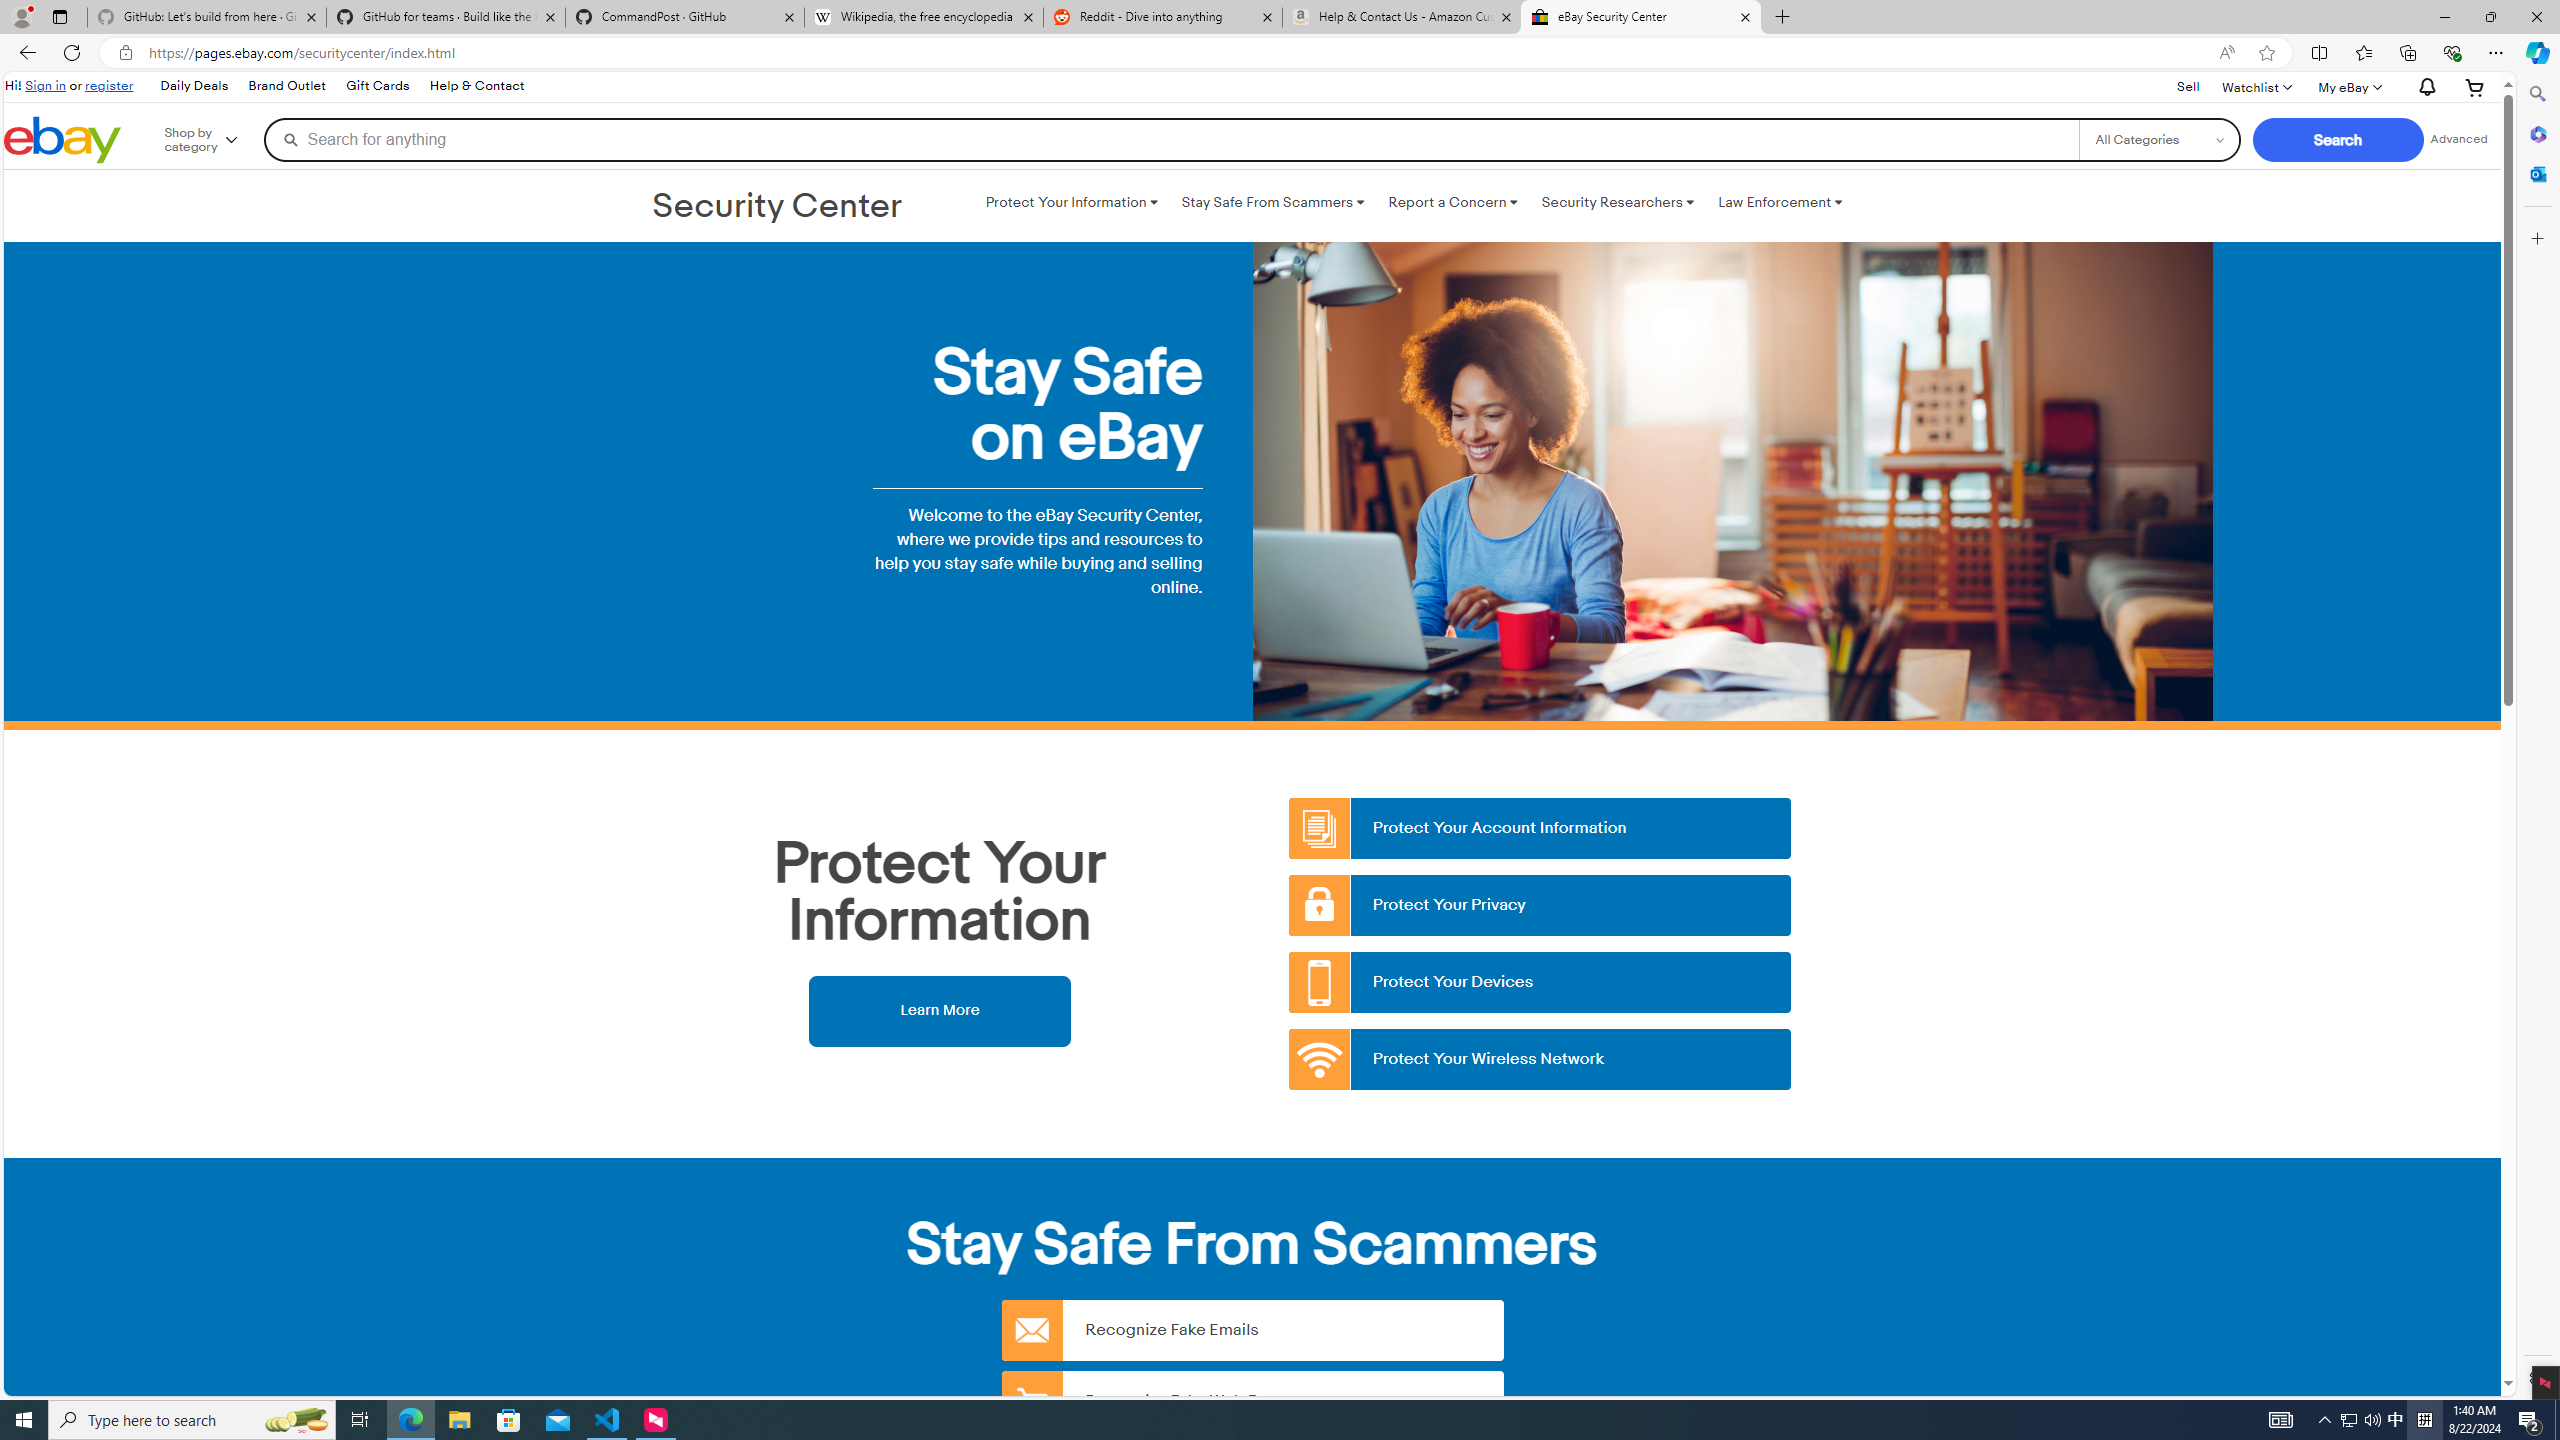 The height and width of the screenshot is (1440, 2560). What do you see at coordinates (1540, 904) in the screenshot?
I see `'Protect Your Privacy'` at bounding box center [1540, 904].